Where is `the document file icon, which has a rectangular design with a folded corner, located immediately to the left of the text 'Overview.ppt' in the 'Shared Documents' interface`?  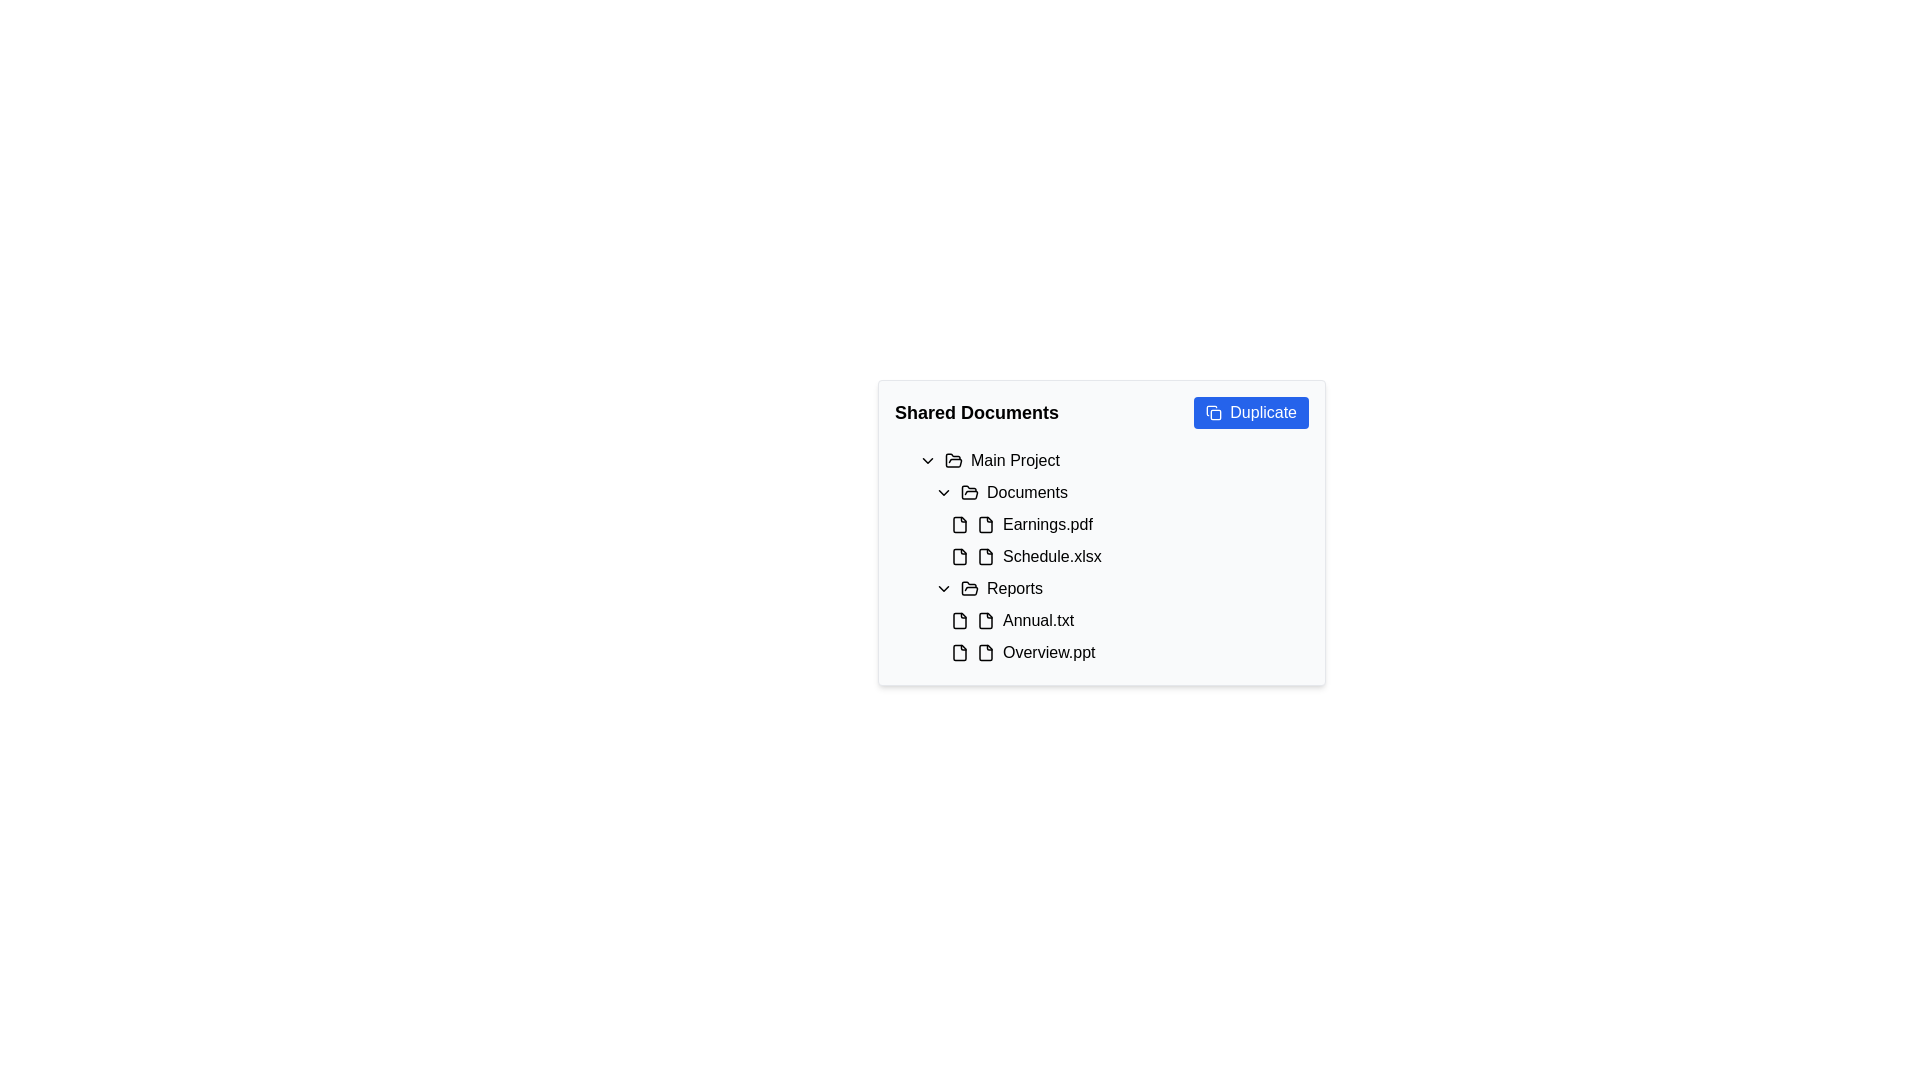 the document file icon, which has a rectangular design with a folded corner, located immediately to the left of the text 'Overview.ppt' in the 'Shared Documents' interface is located at coordinates (960, 652).